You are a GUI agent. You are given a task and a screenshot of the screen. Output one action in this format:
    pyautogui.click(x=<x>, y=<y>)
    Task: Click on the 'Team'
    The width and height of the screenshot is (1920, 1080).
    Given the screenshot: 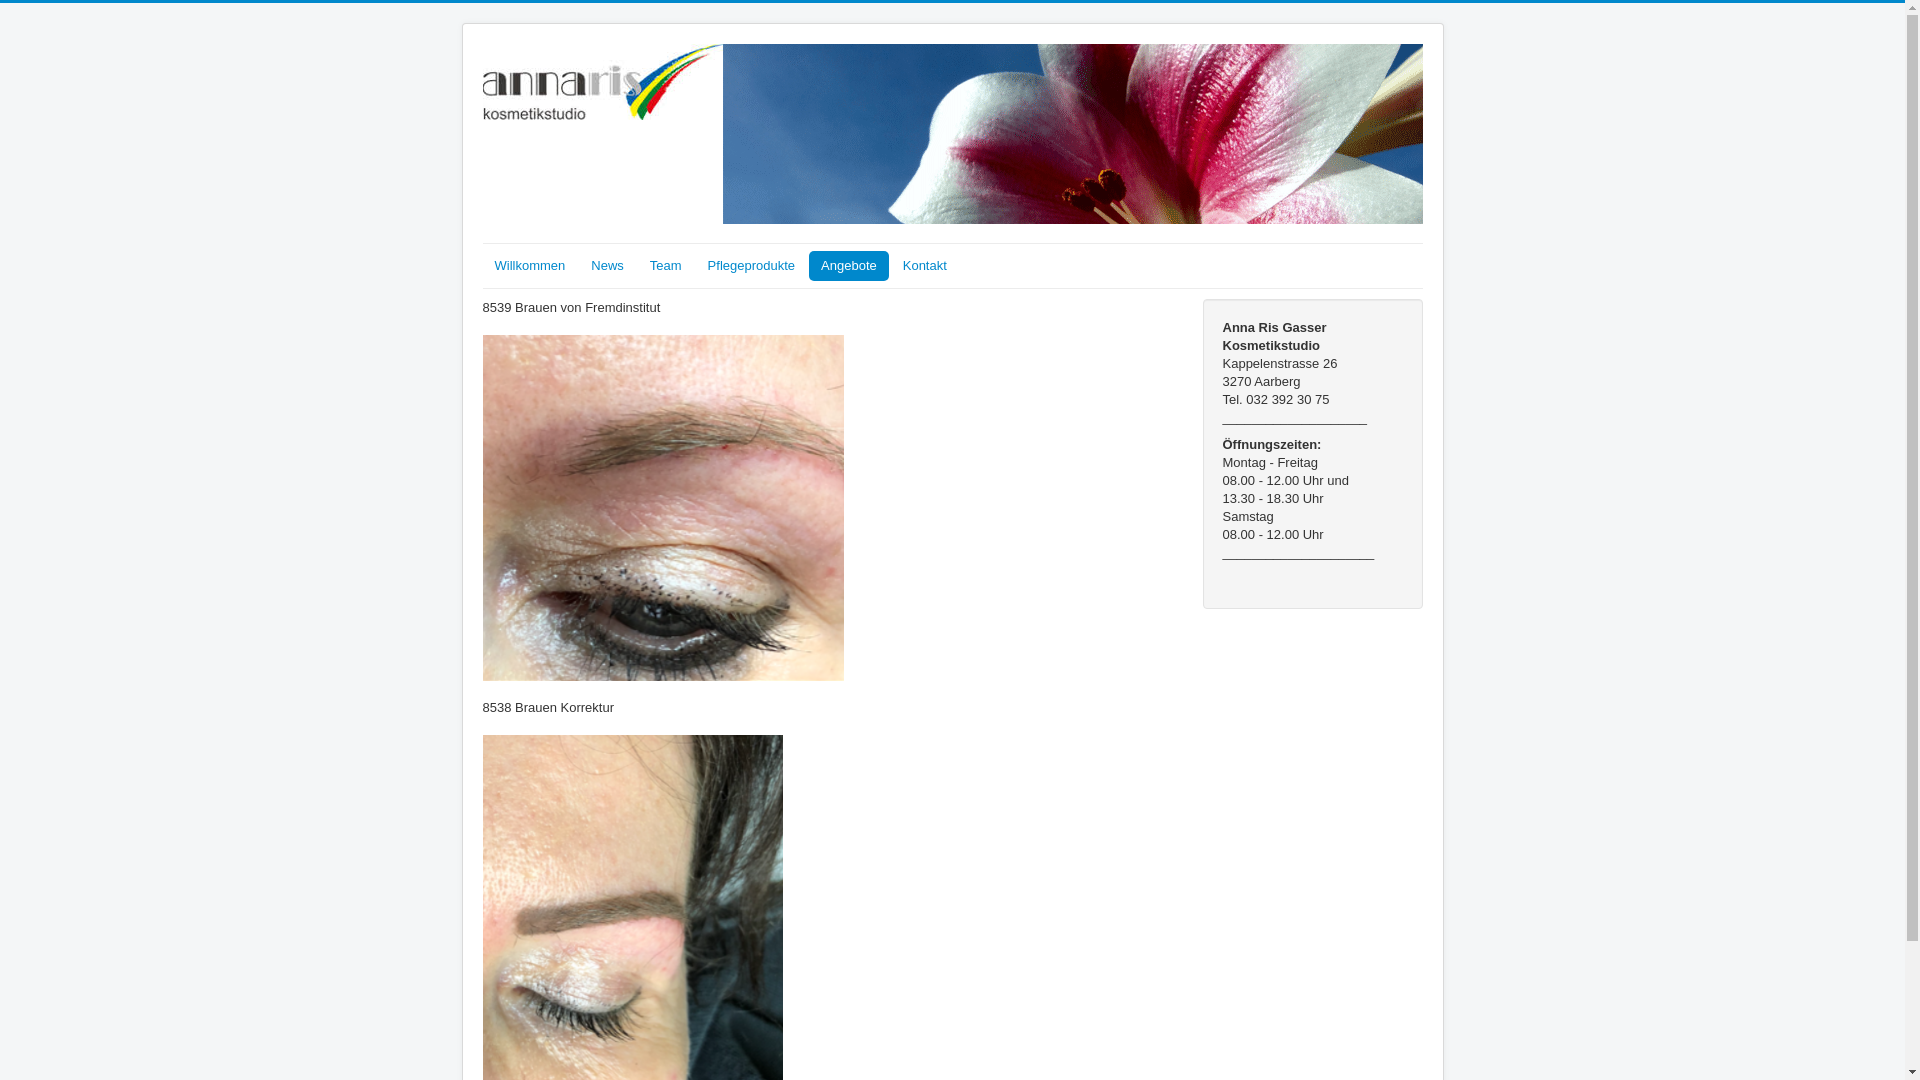 What is the action you would take?
    pyautogui.click(x=637, y=265)
    